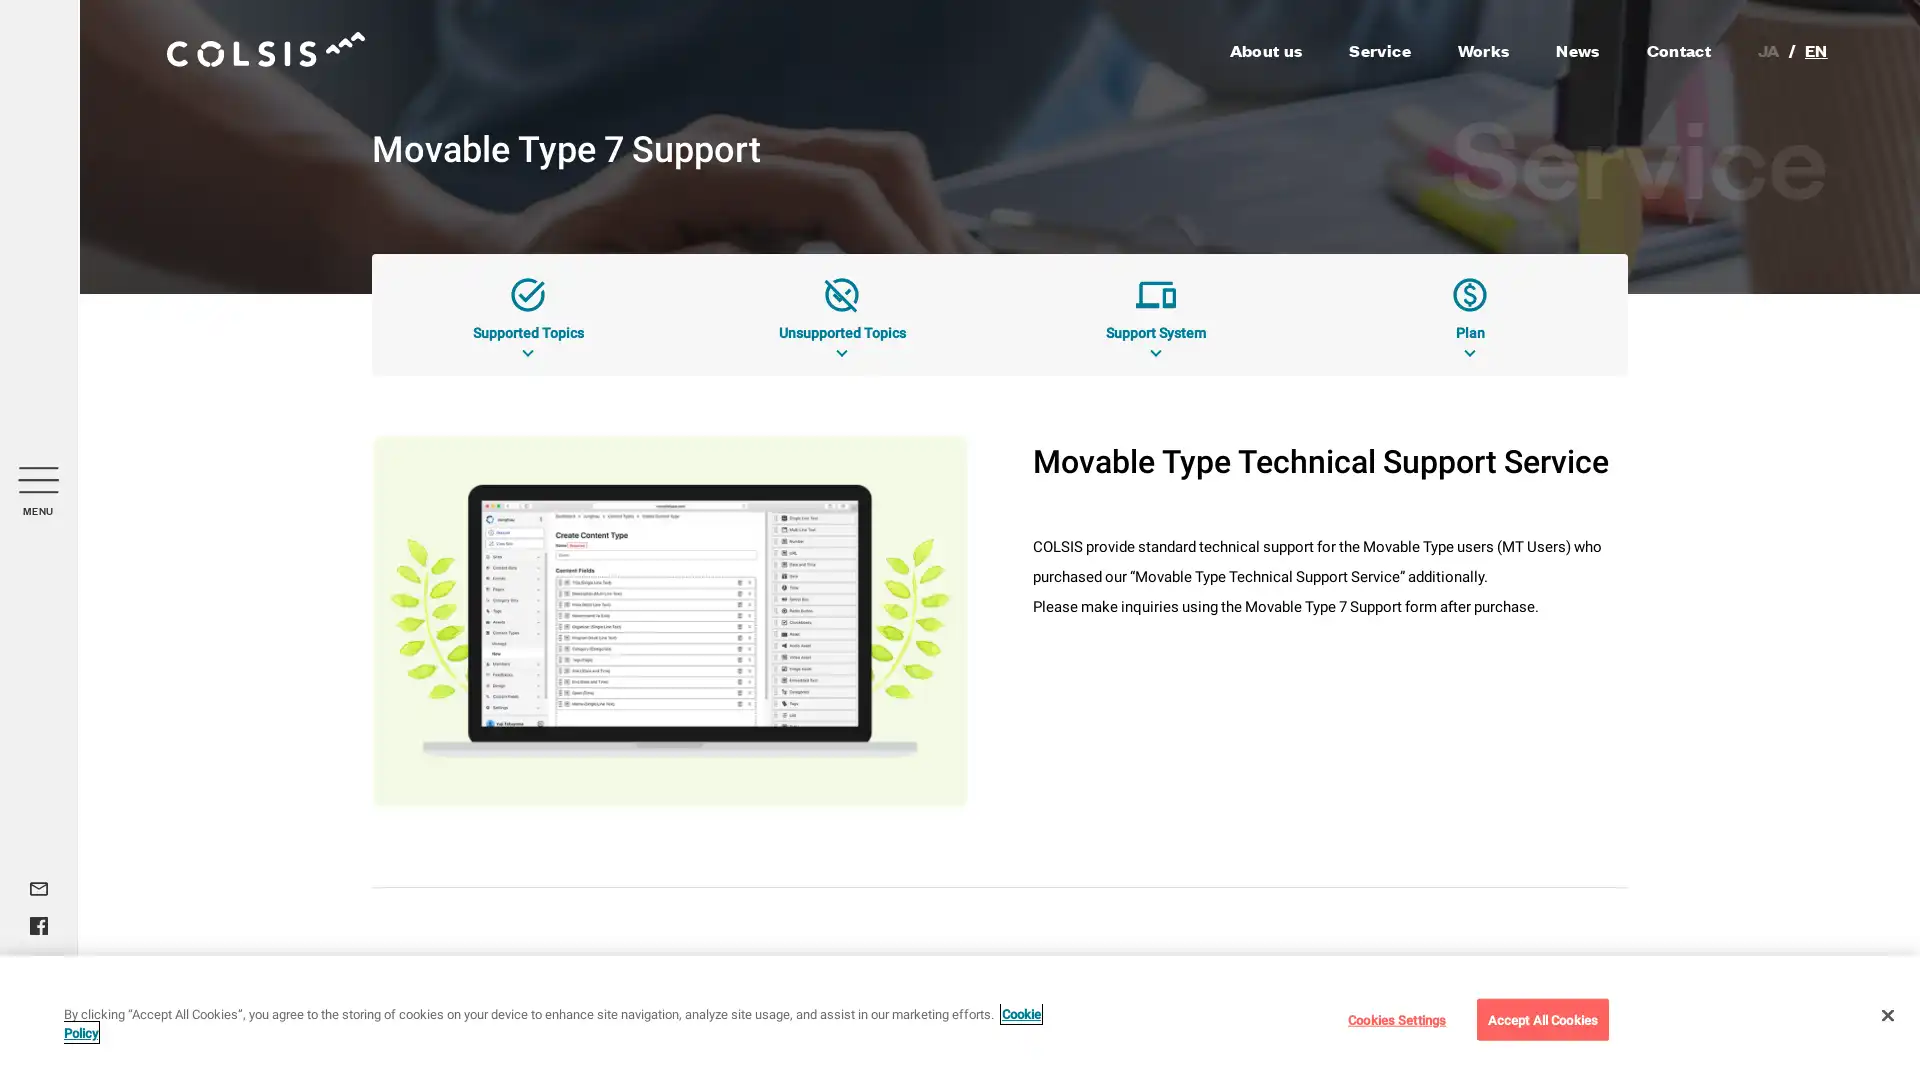 Image resolution: width=1920 pixels, height=1080 pixels. I want to click on Cookies Settings, so click(1395, 1018).